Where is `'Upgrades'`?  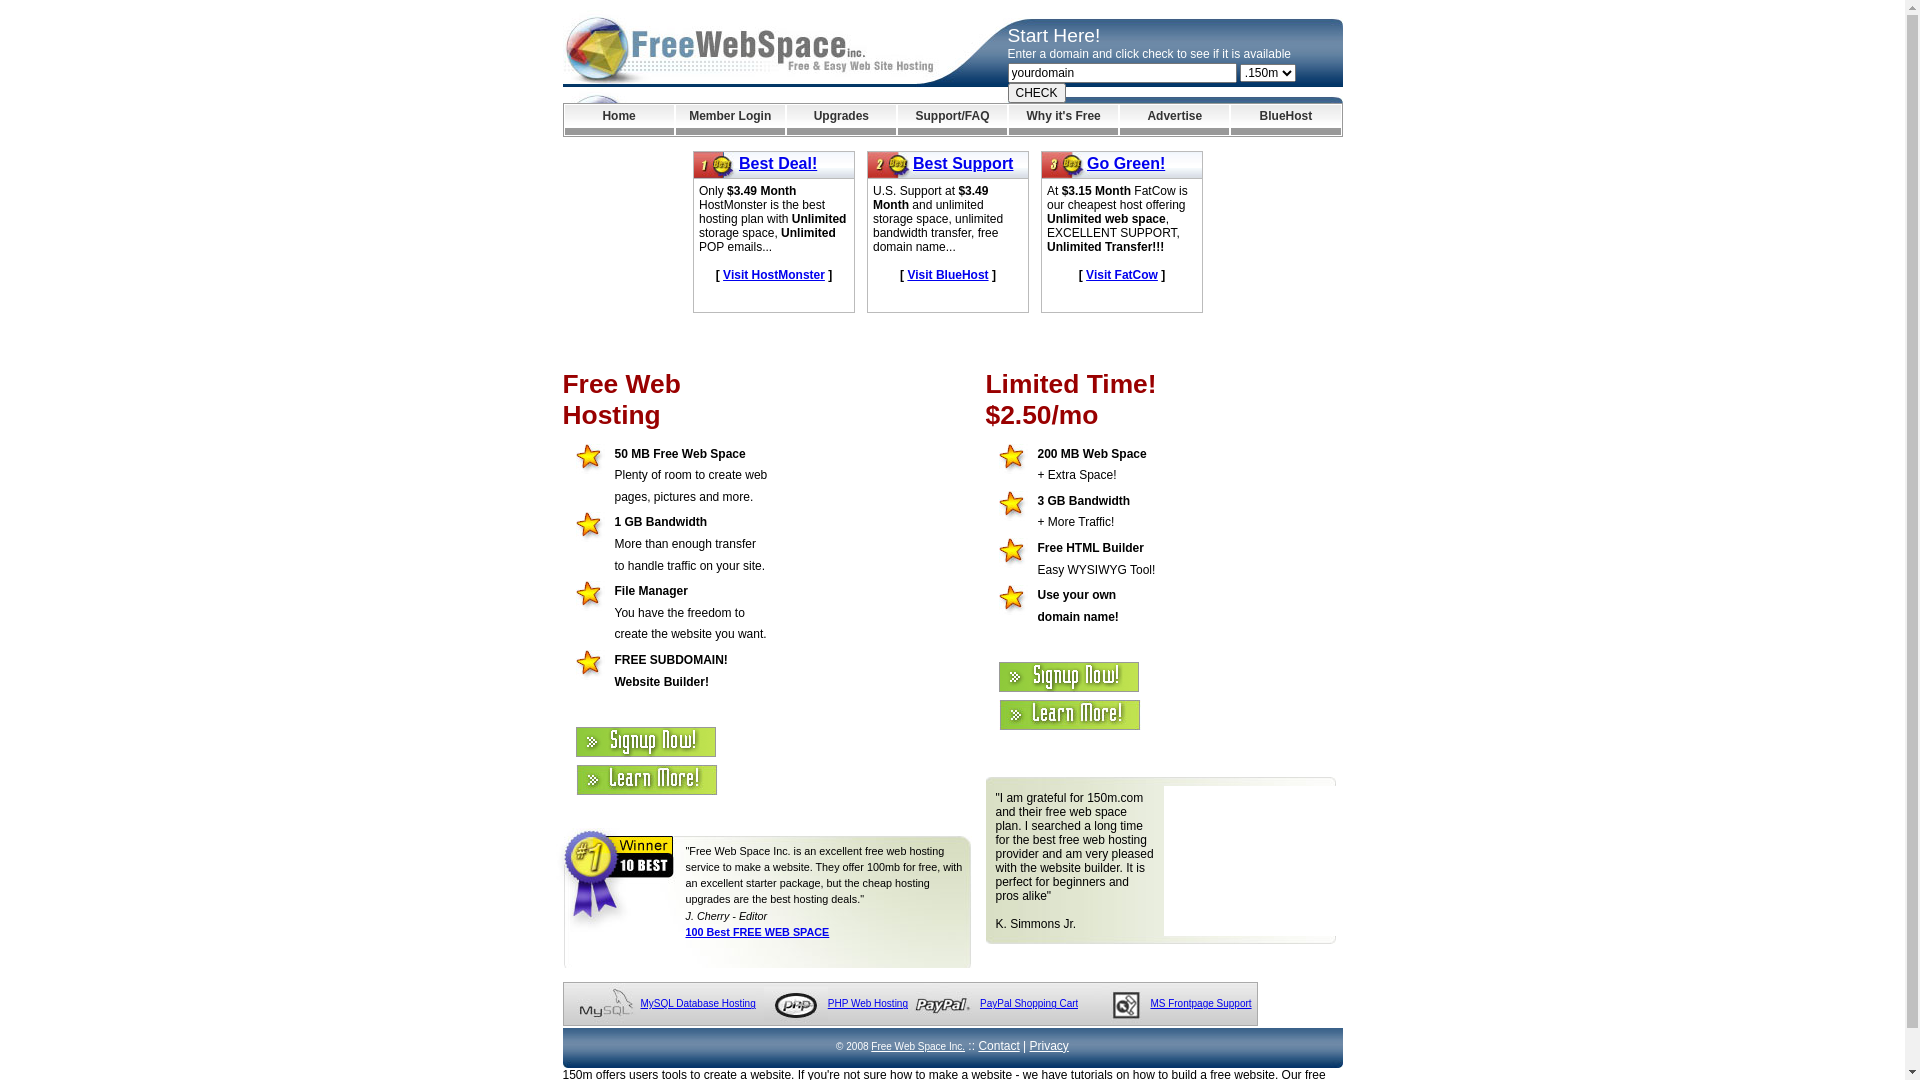
'Upgrades' is located at coordinates (841, 119).